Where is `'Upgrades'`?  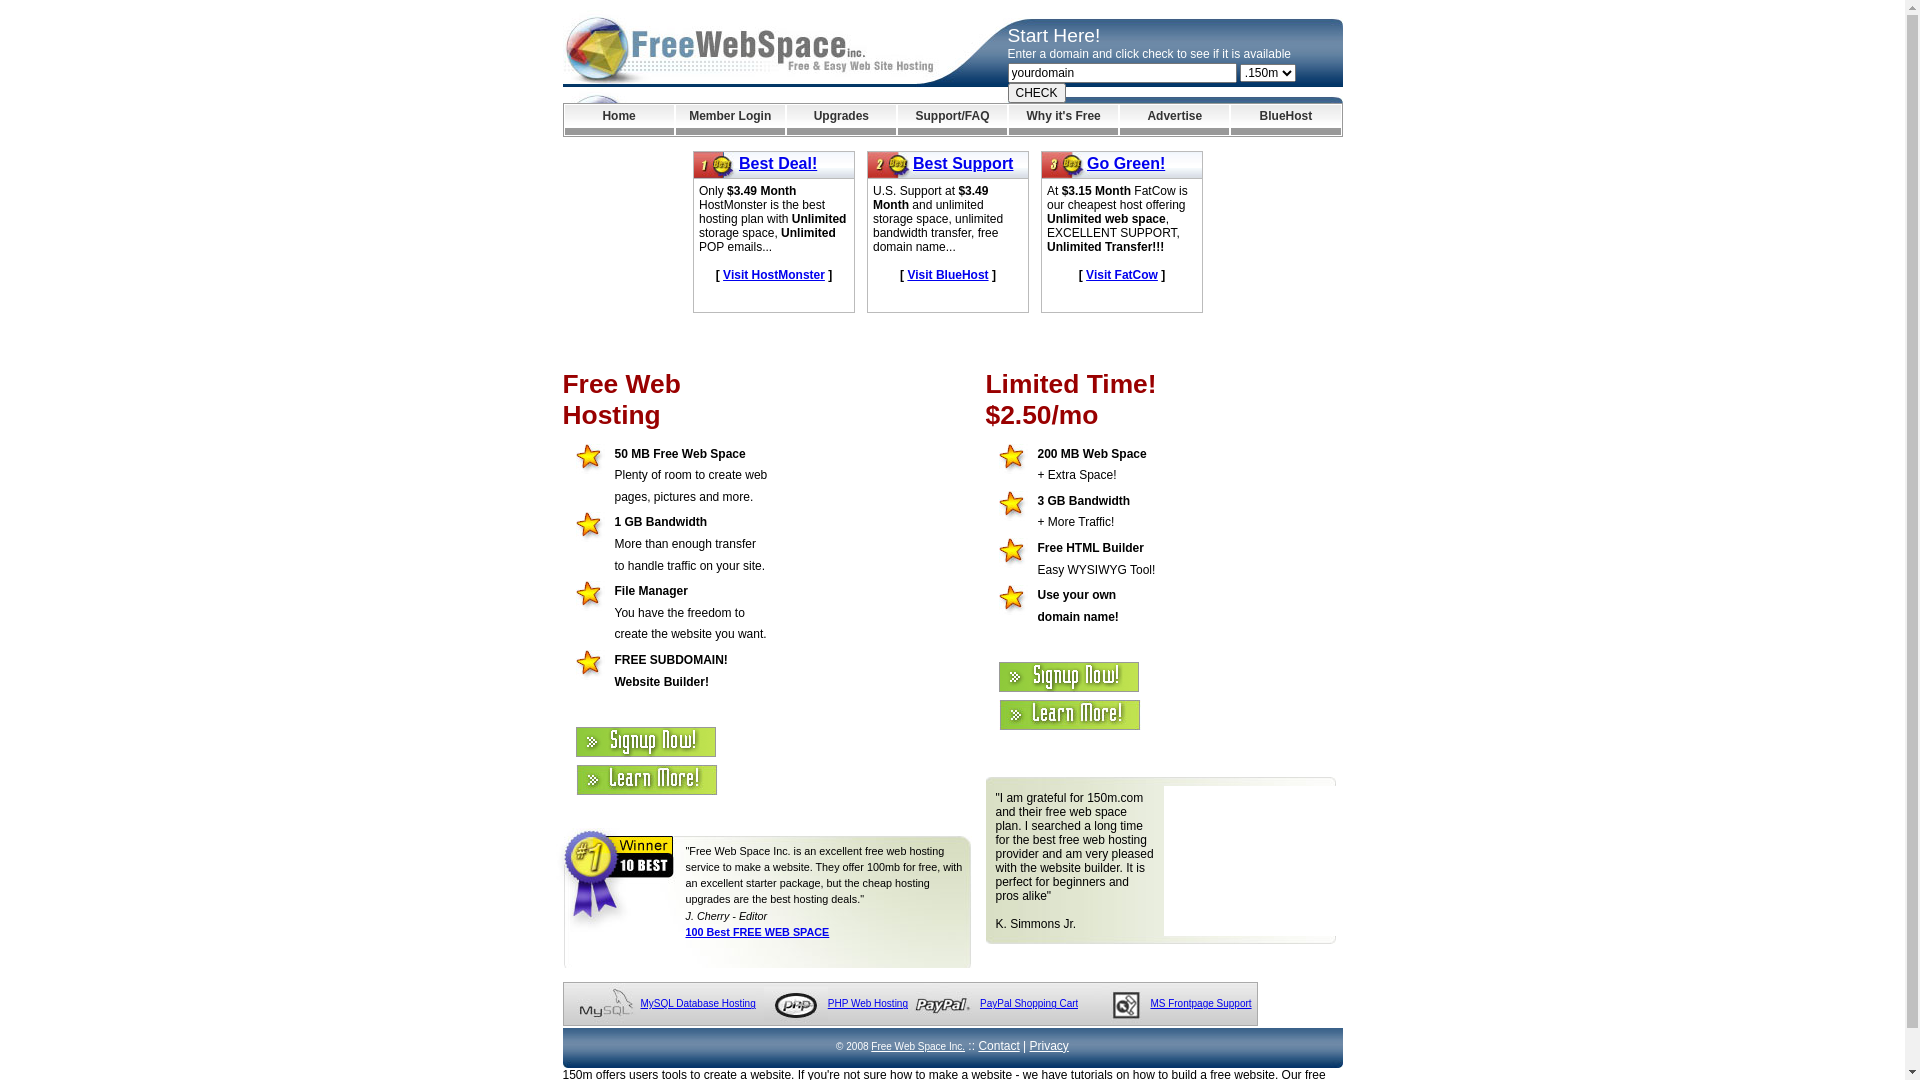
'Upgrades' is located at coordinates (841, 119).